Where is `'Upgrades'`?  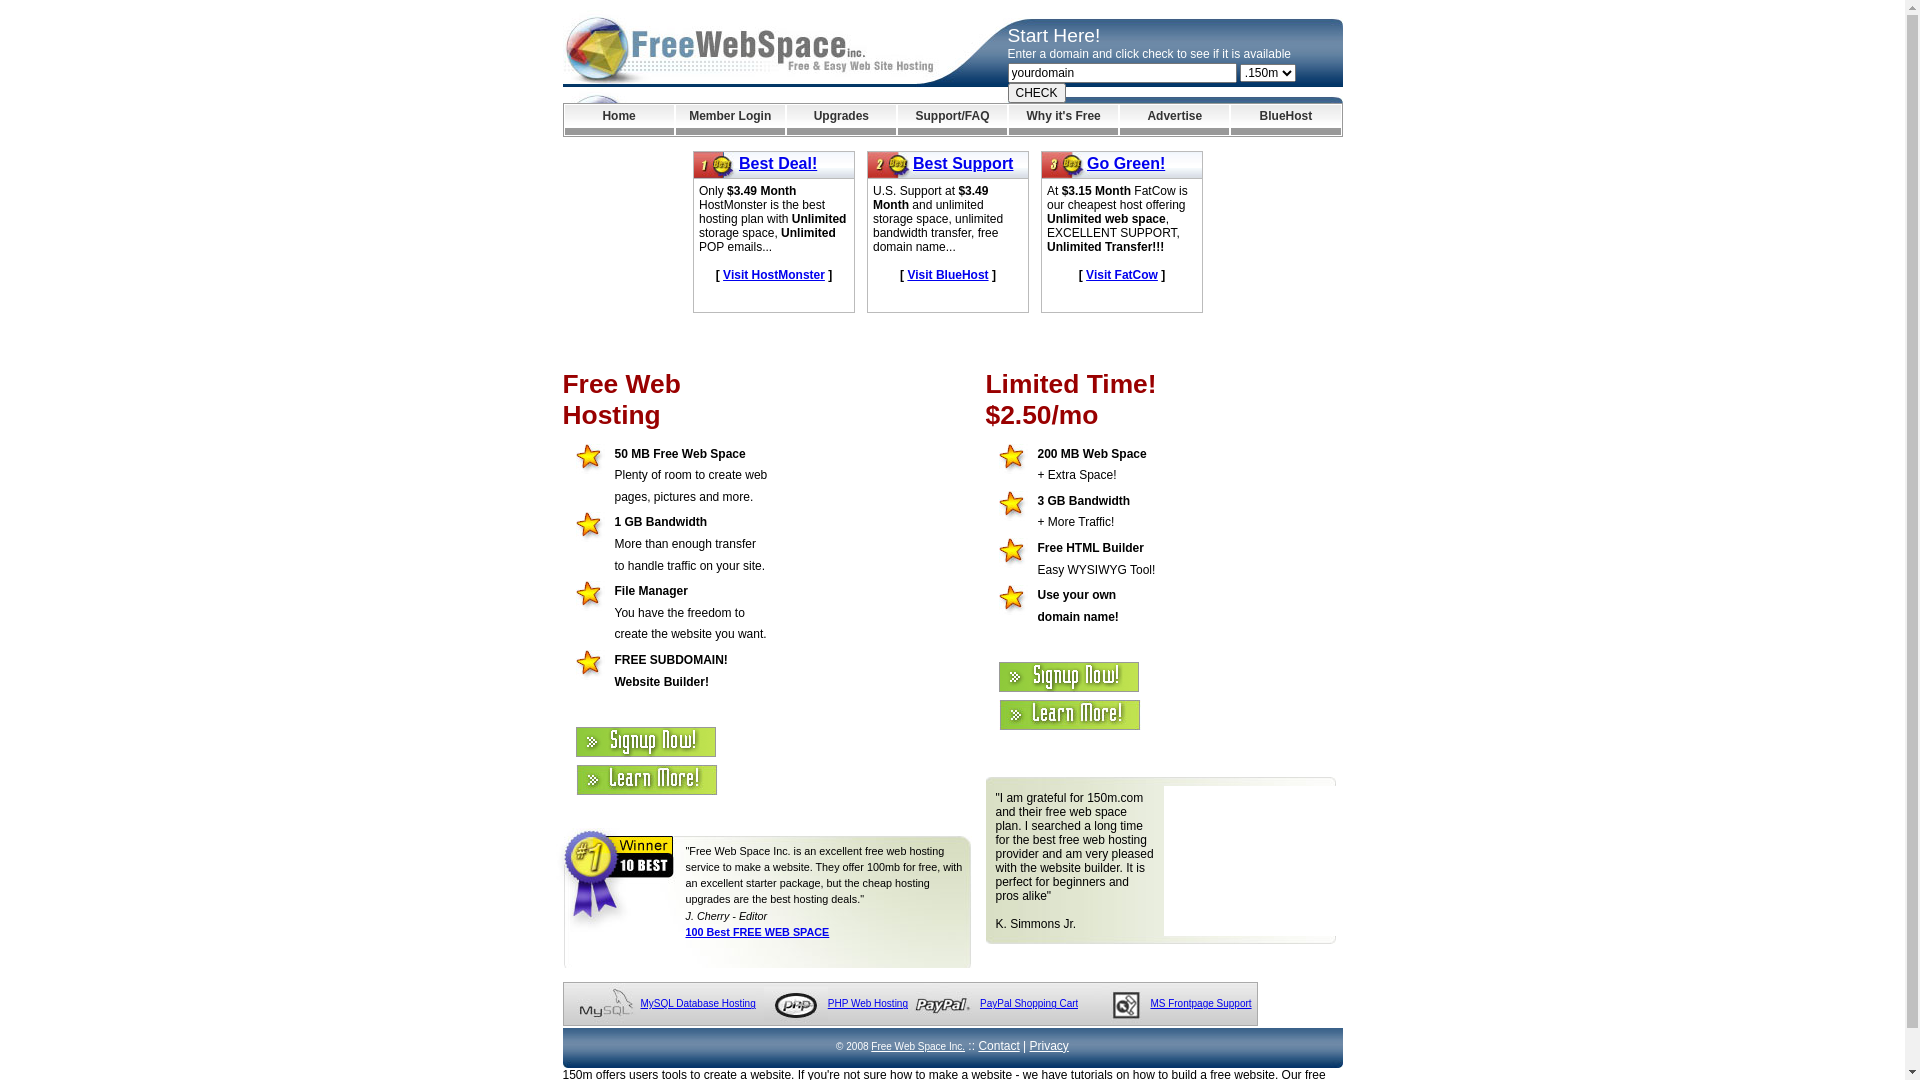
'Upgrades' is located at coordinates (841, 119).